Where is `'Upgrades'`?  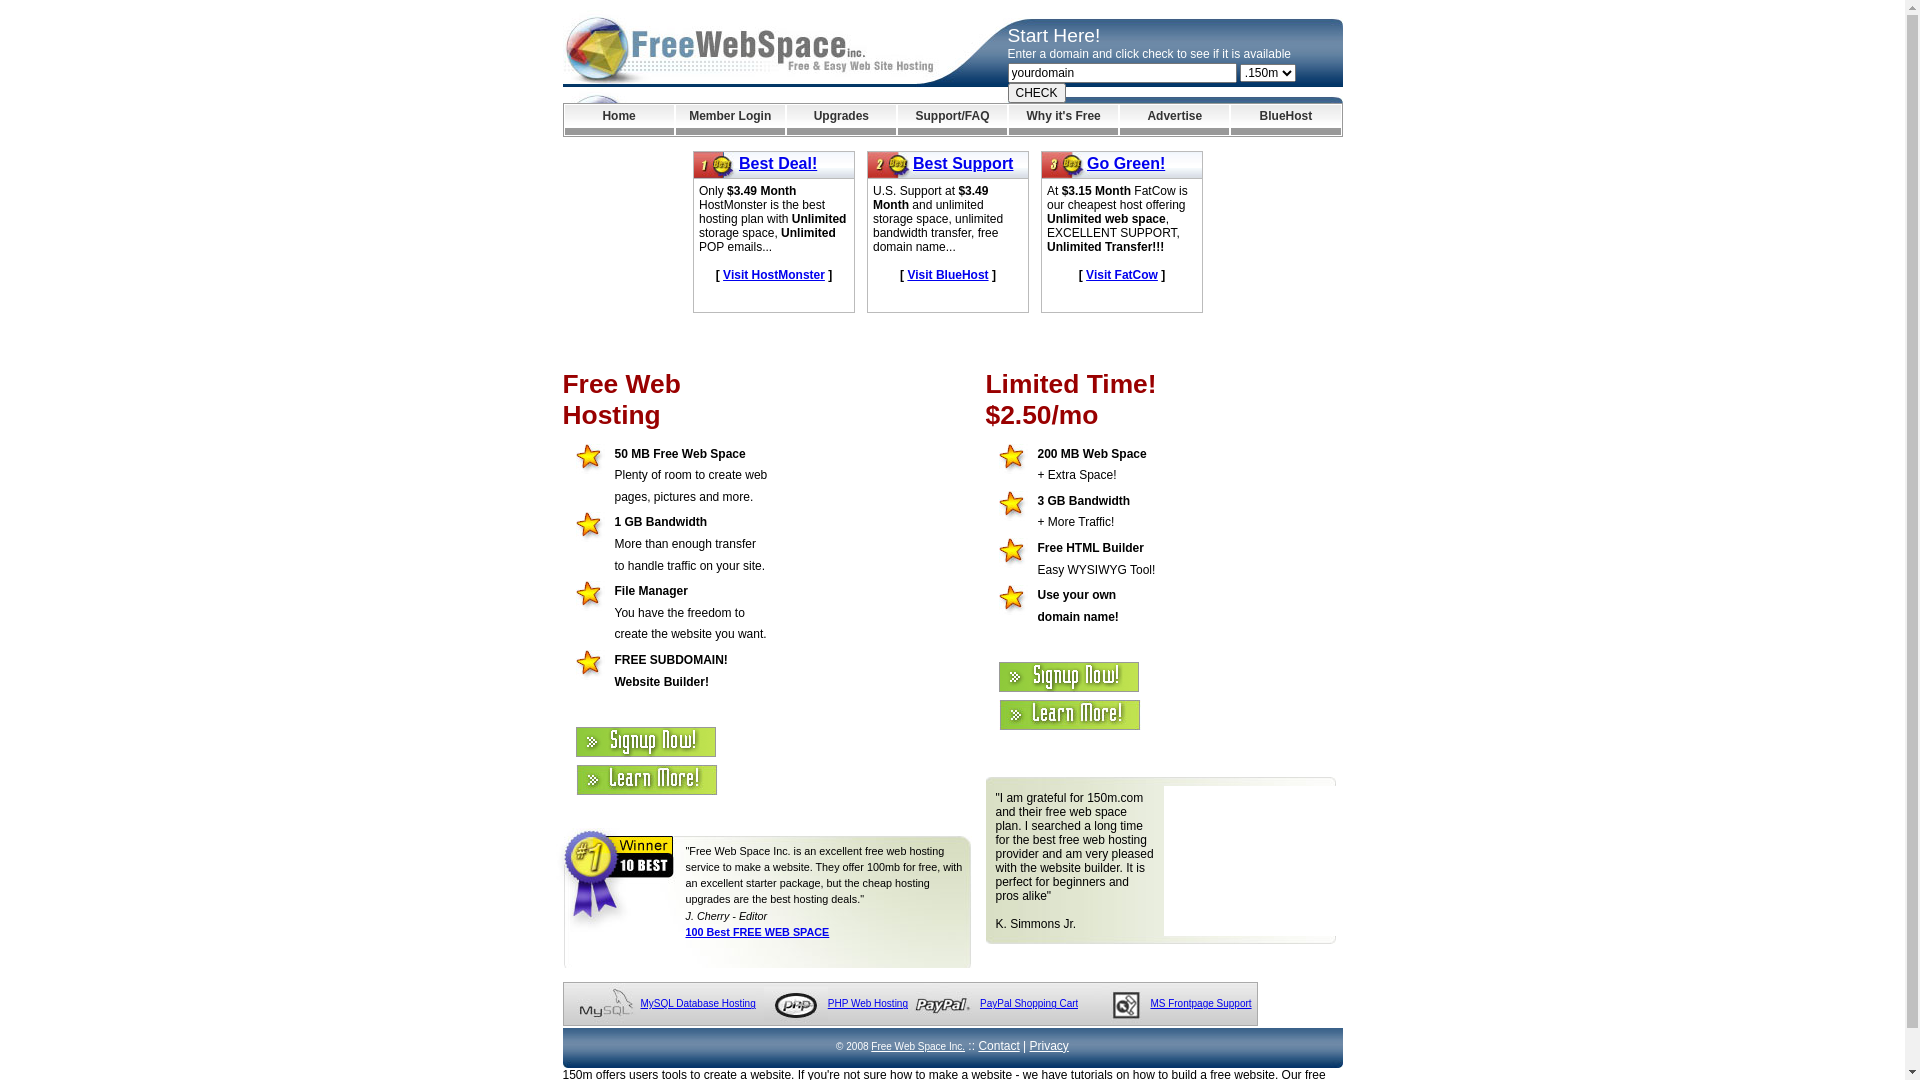
'Upgrades' is located at coordinates (841, 119).